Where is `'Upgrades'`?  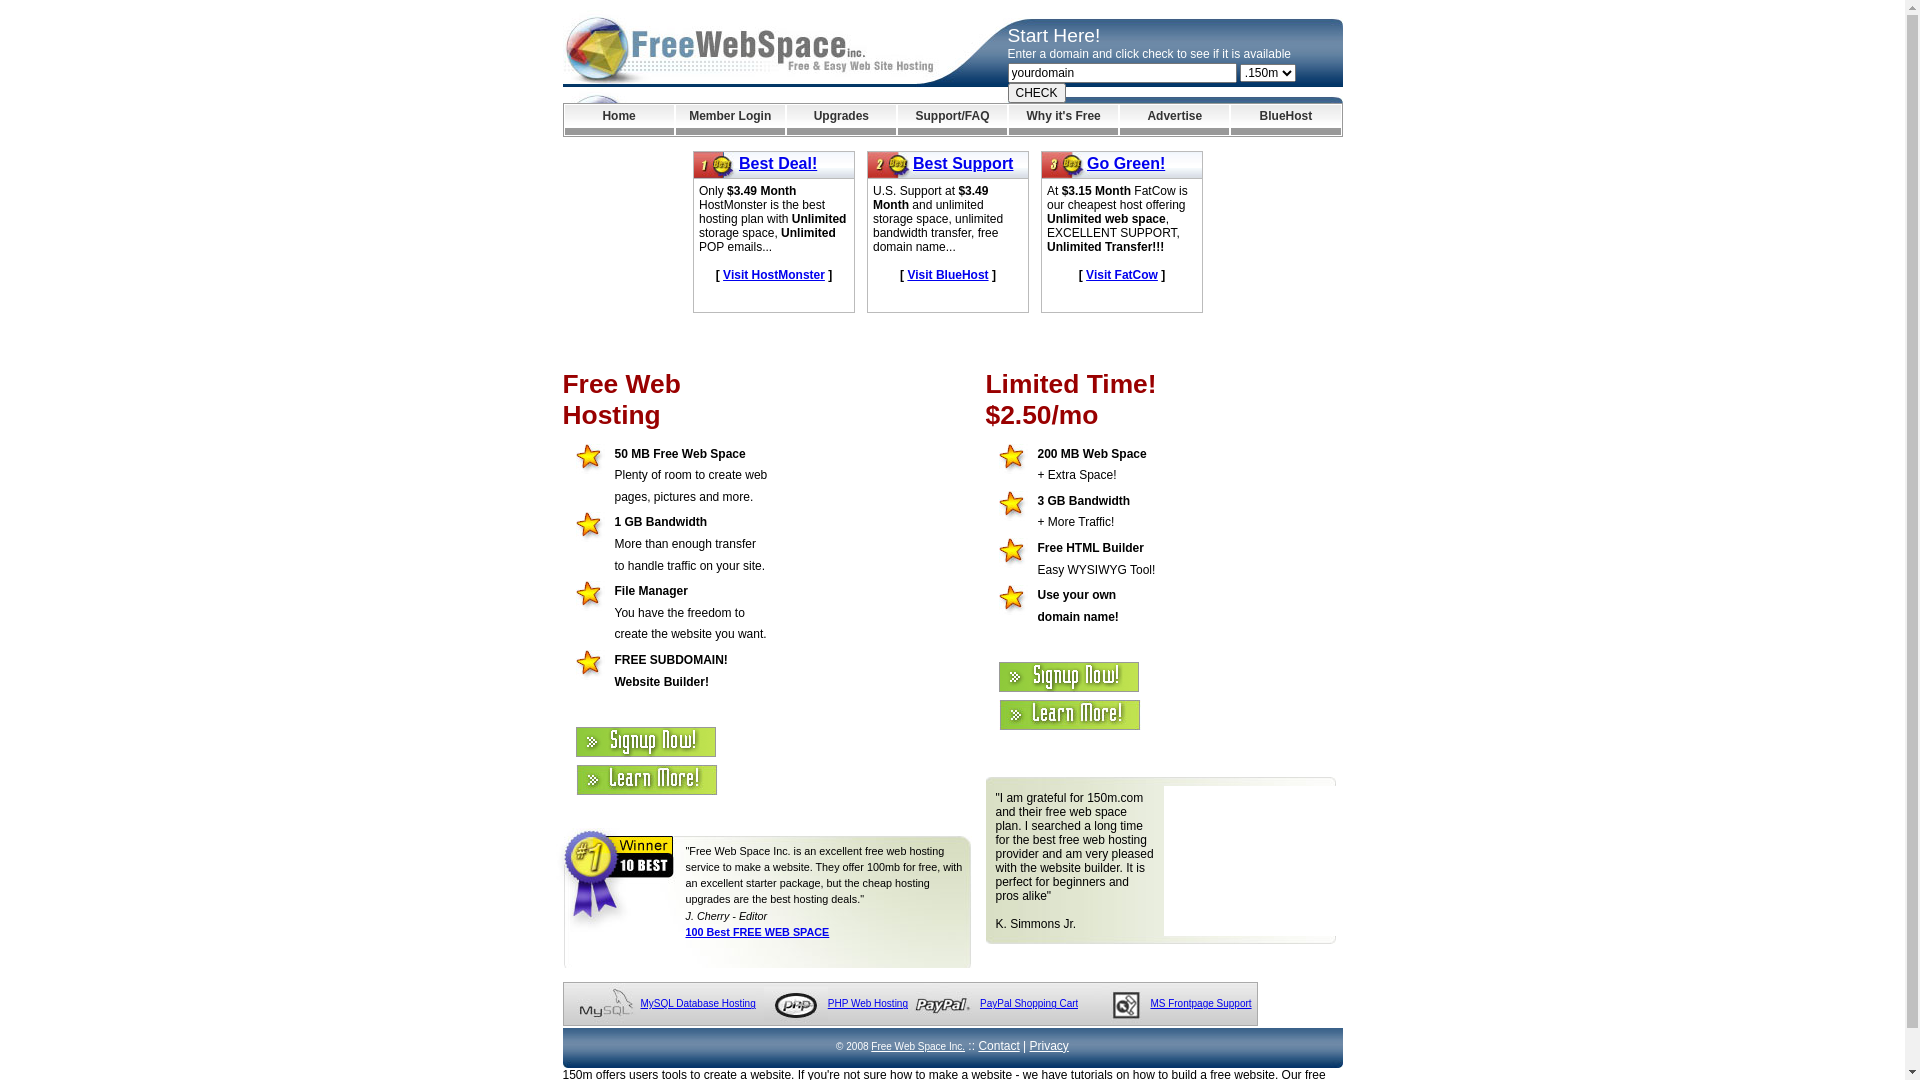
'Upgrades' is located at coordinates (841, 119).